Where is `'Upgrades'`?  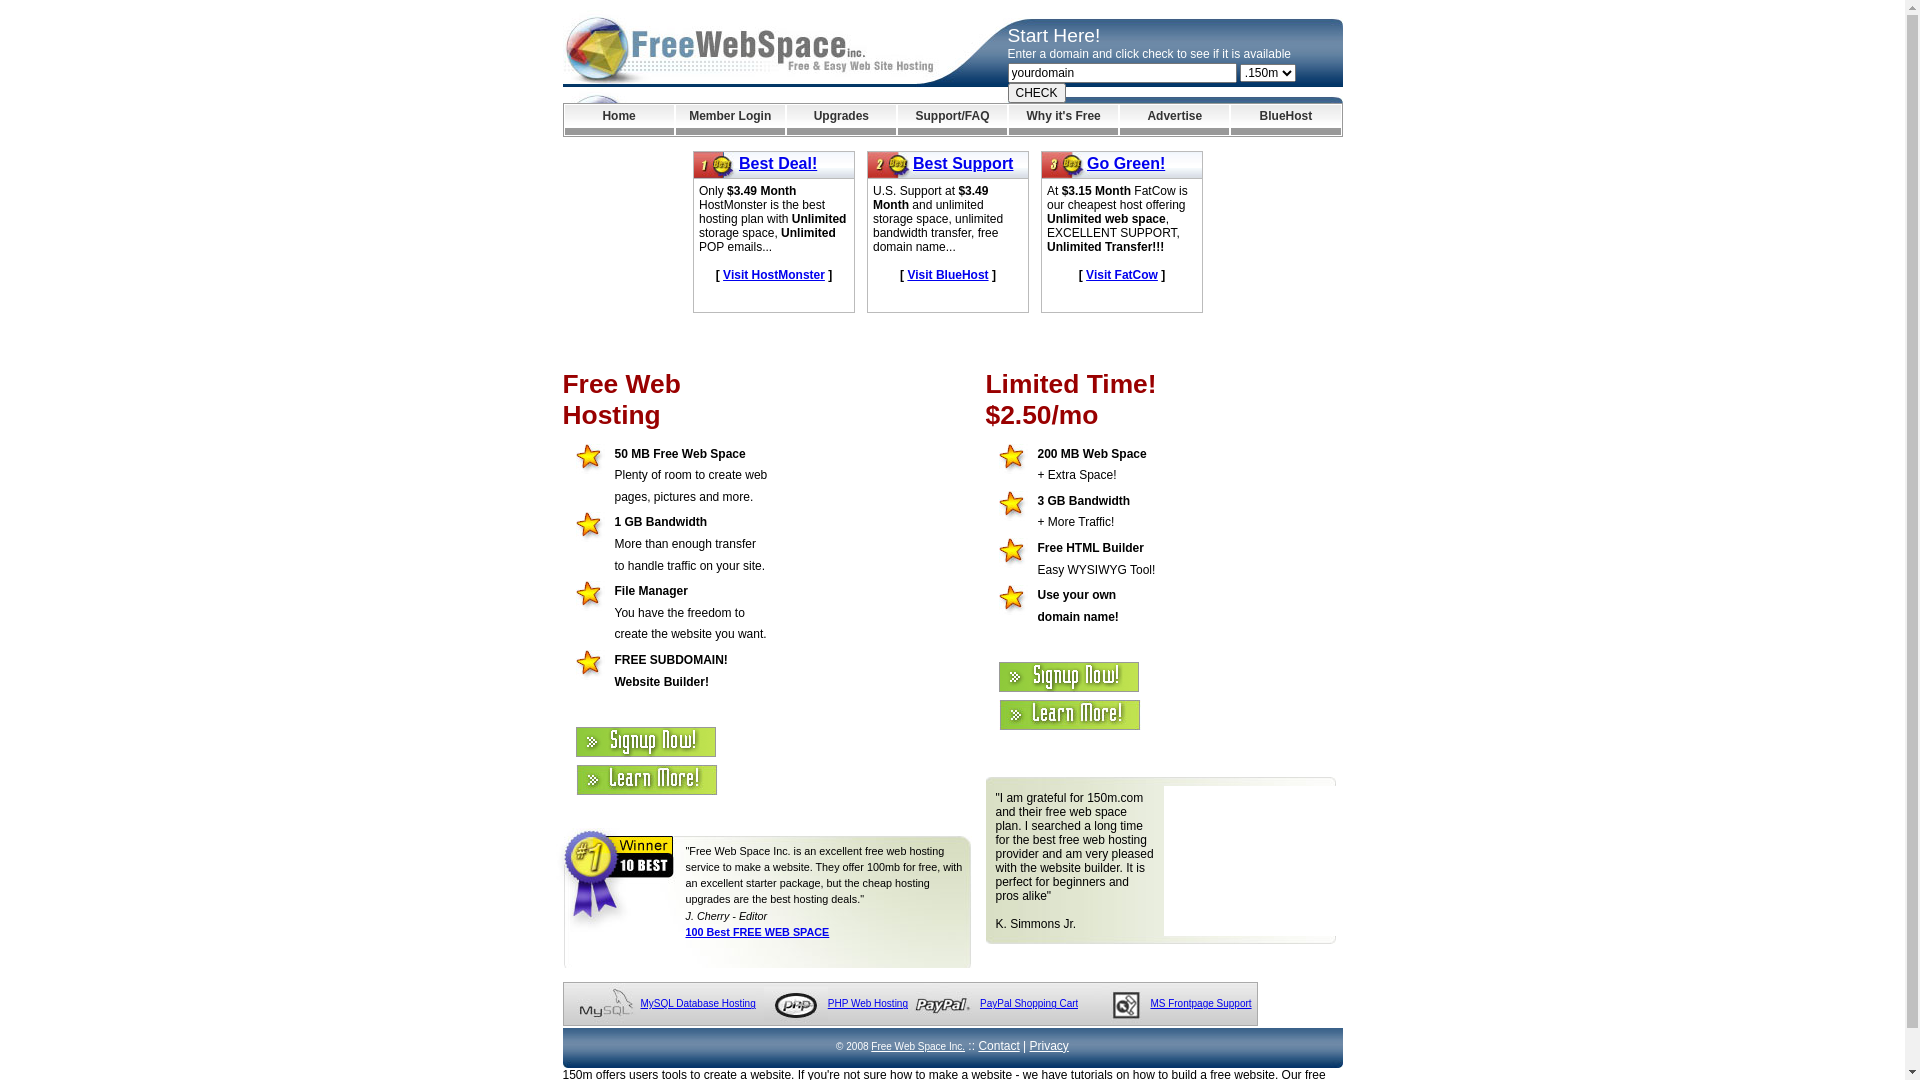
'Upgrades' is located at coordinates (841, 119).